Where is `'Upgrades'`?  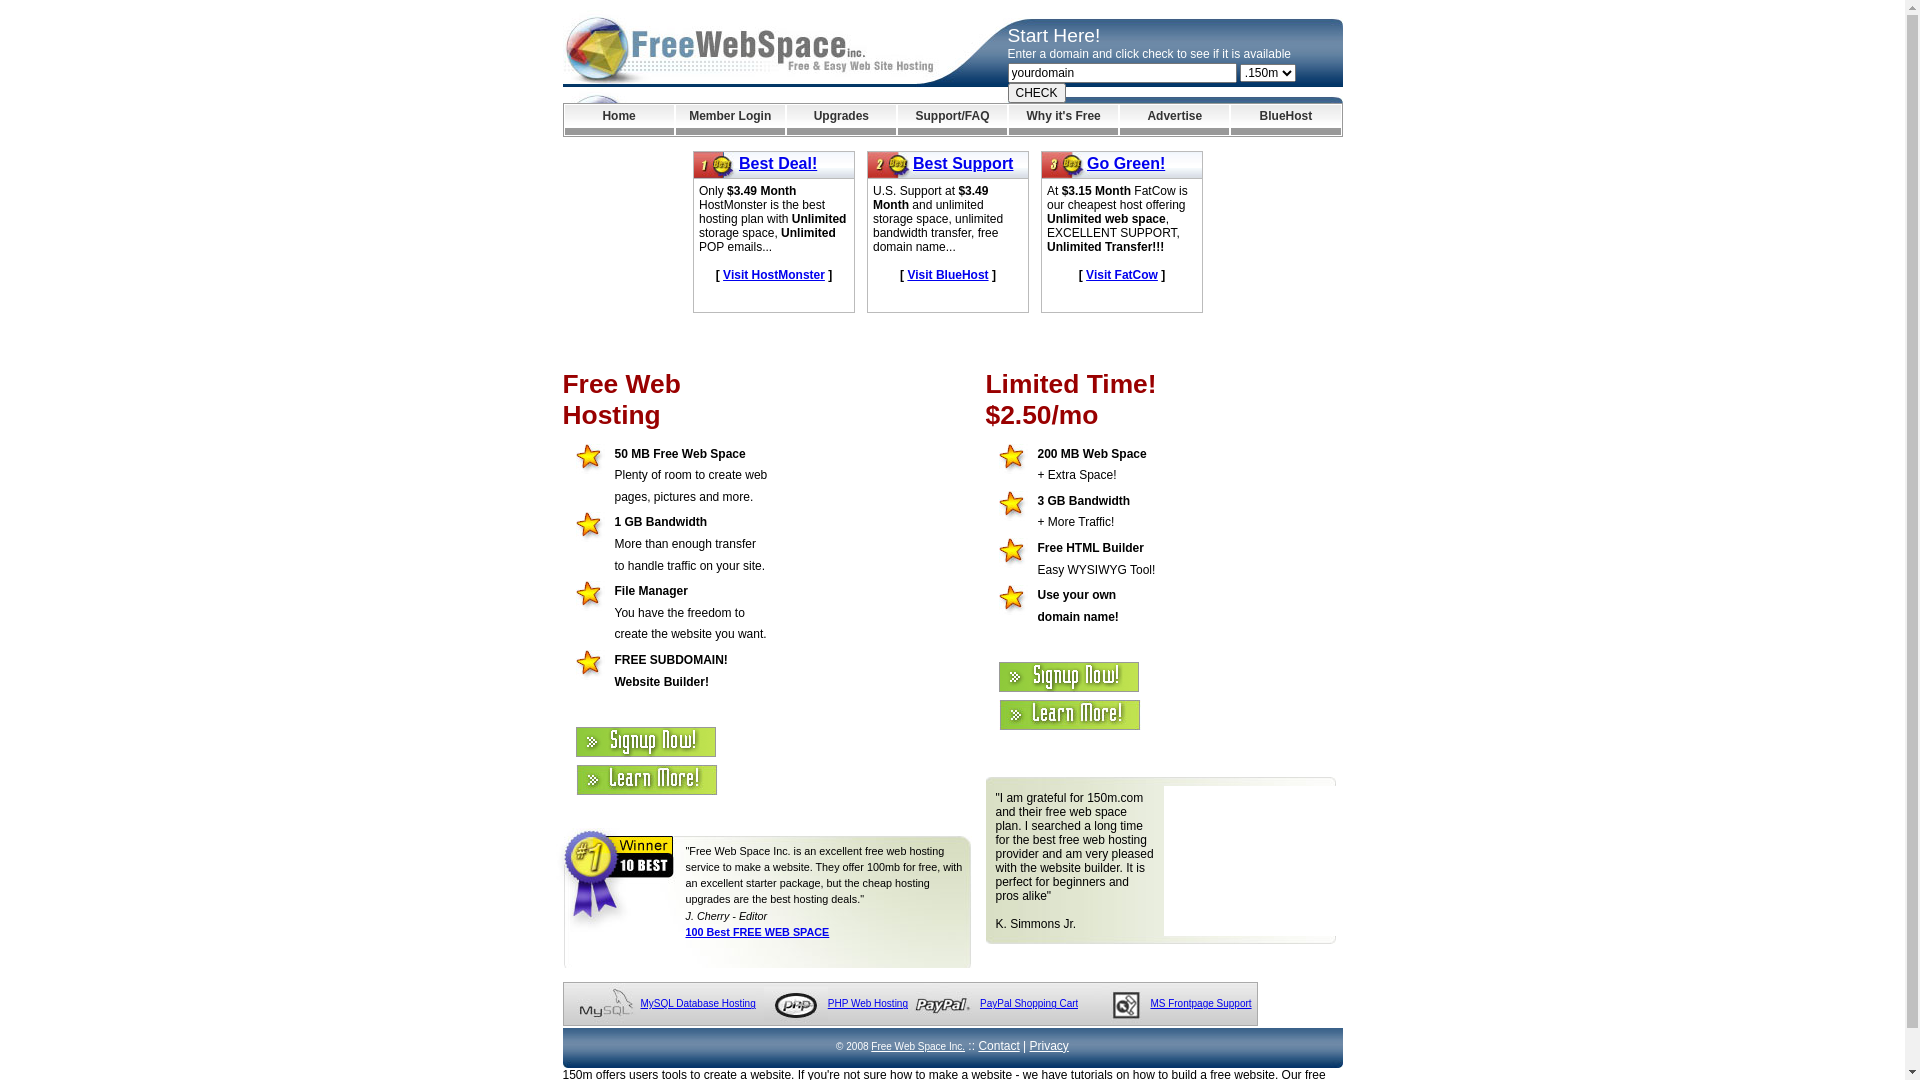
'Upgrades' is located at coordinates (841, 119).